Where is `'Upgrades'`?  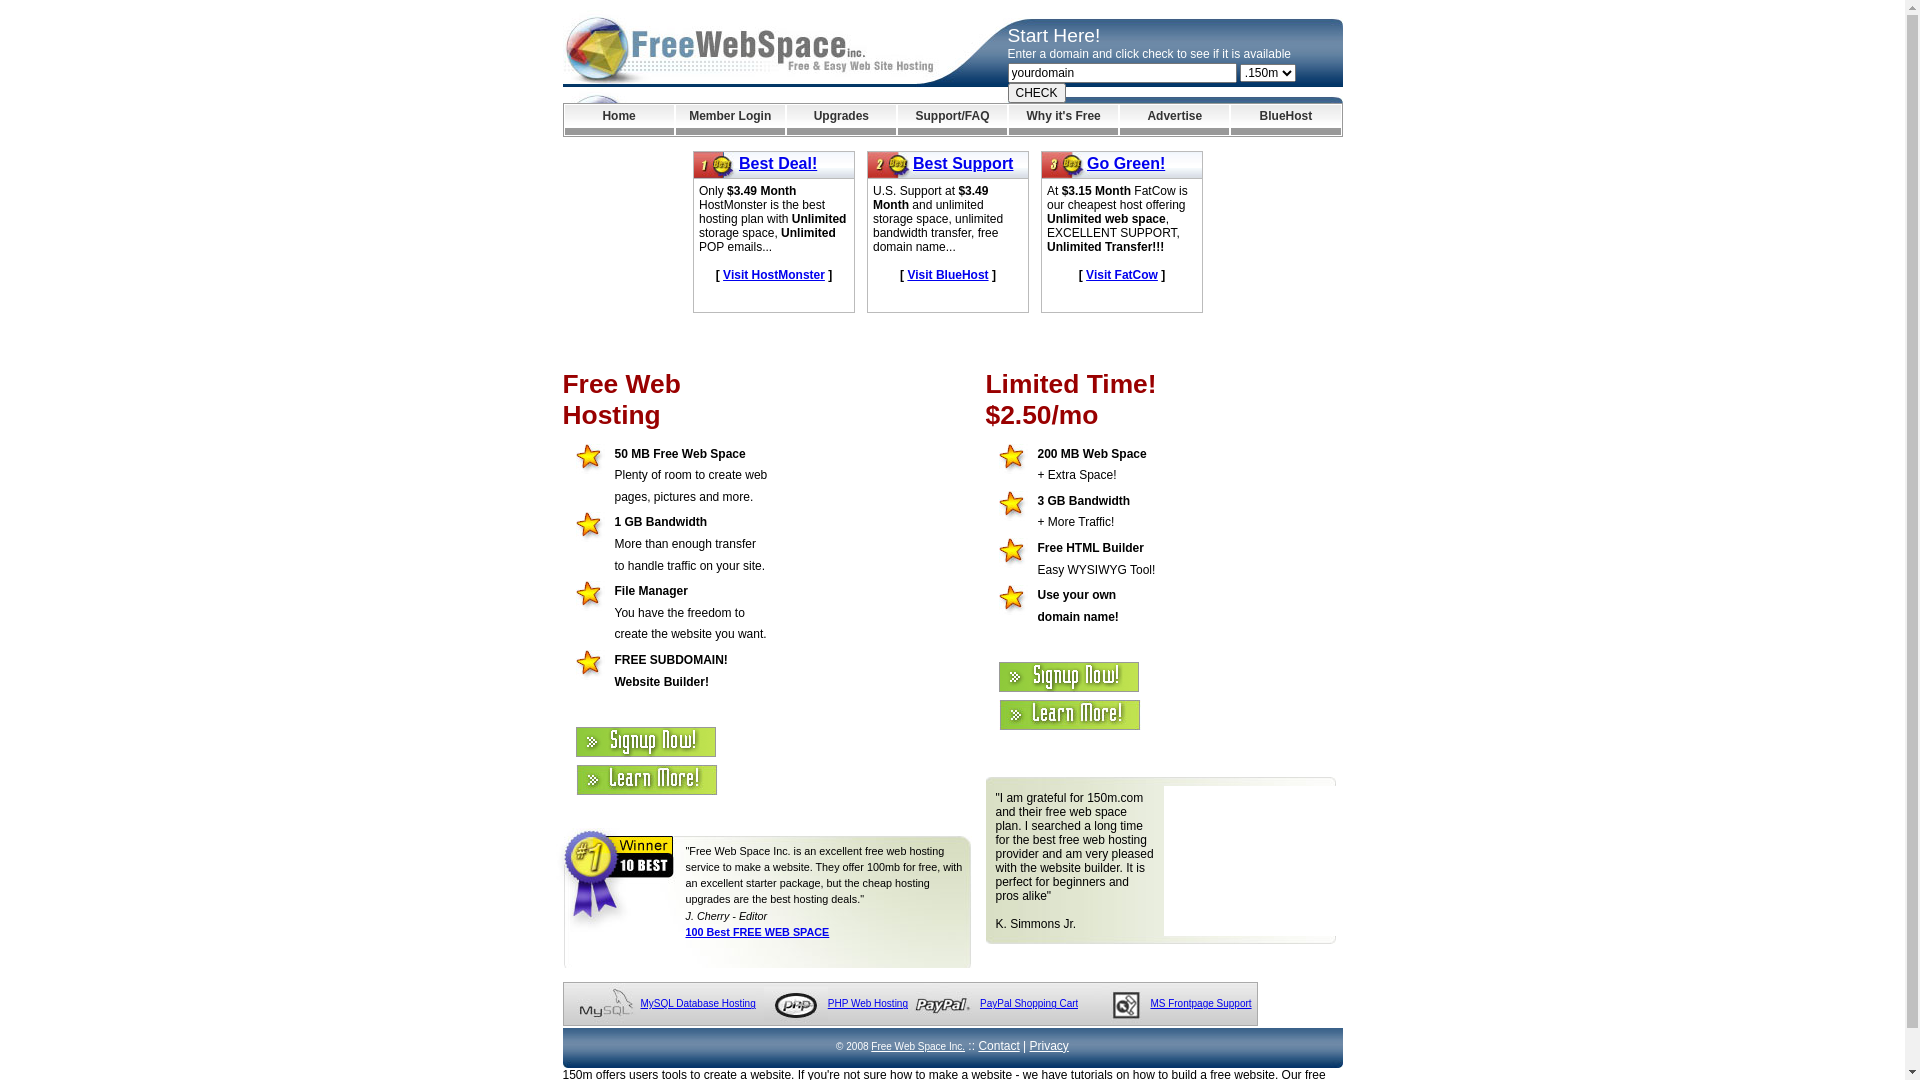
'Upgrades' is located at coordinates (841, 119).